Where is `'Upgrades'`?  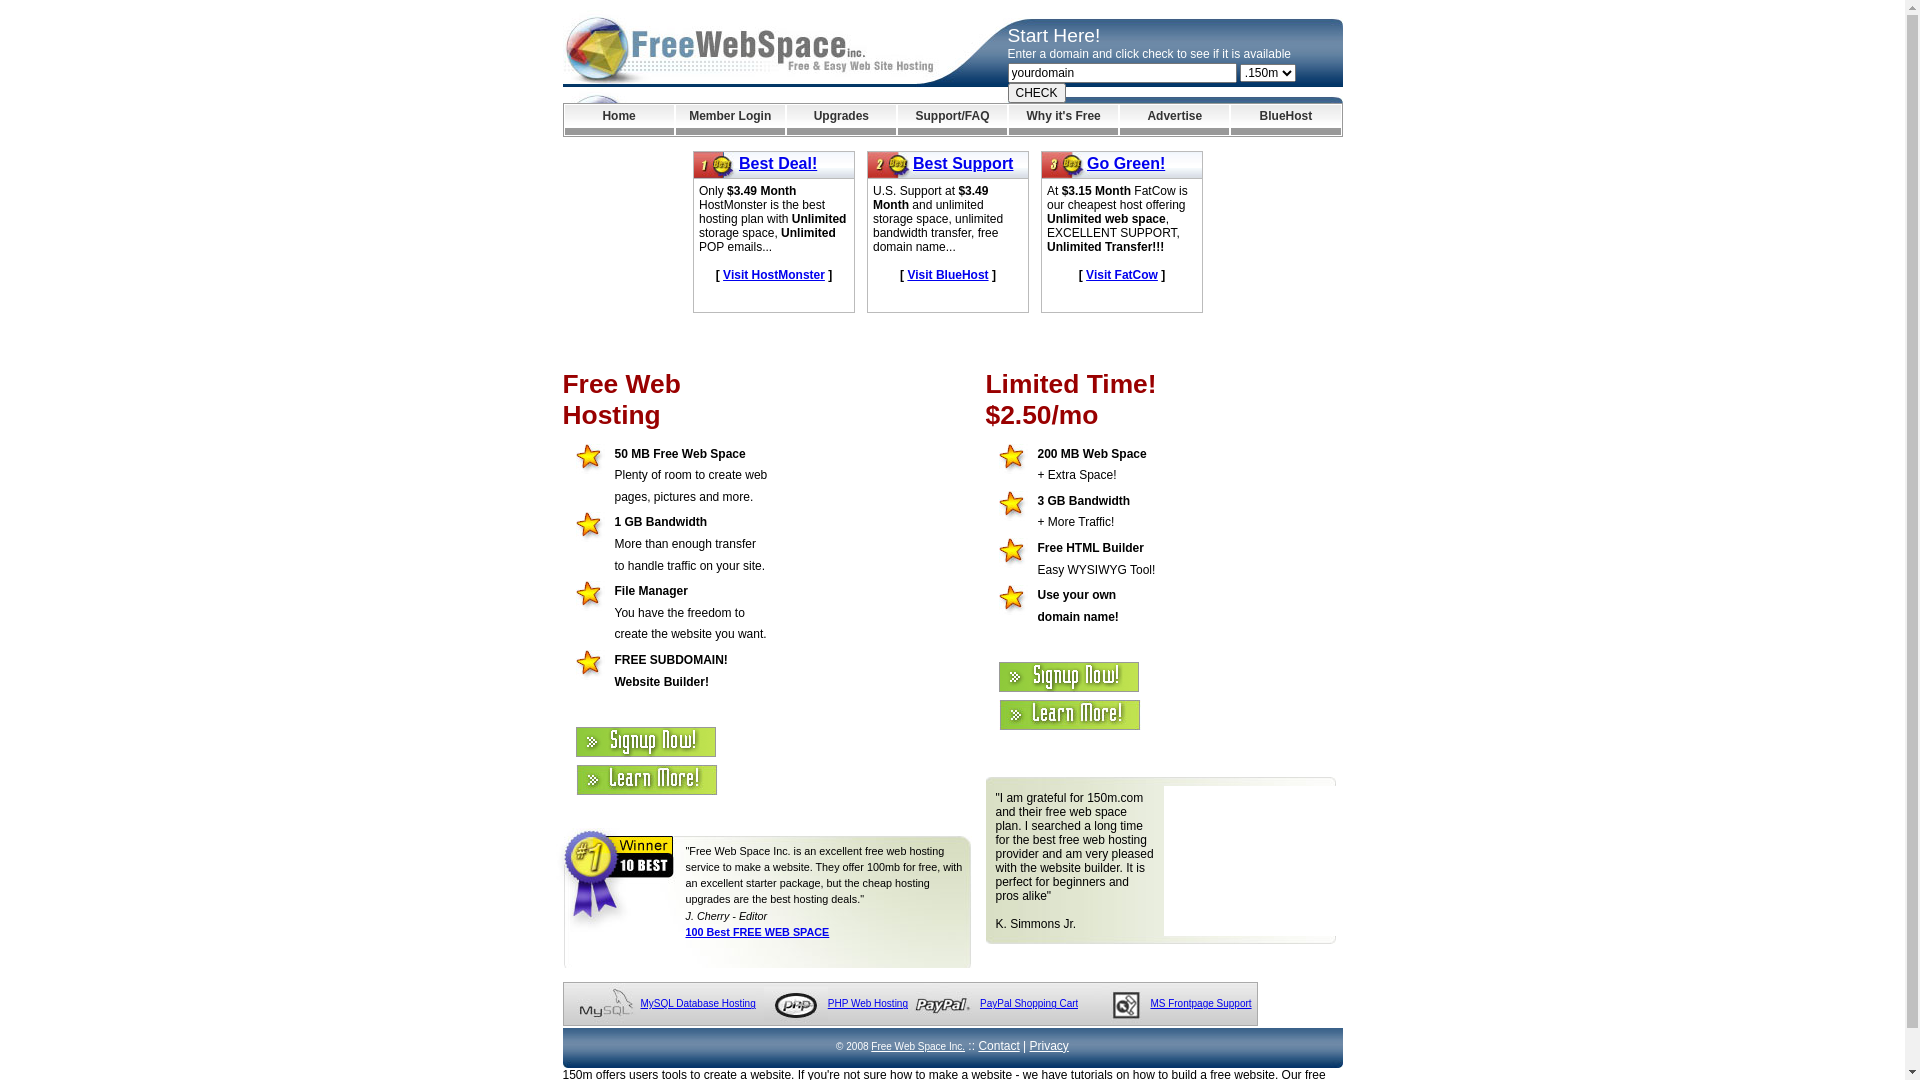
'Upgrades' is located at coordinates (841, 119).